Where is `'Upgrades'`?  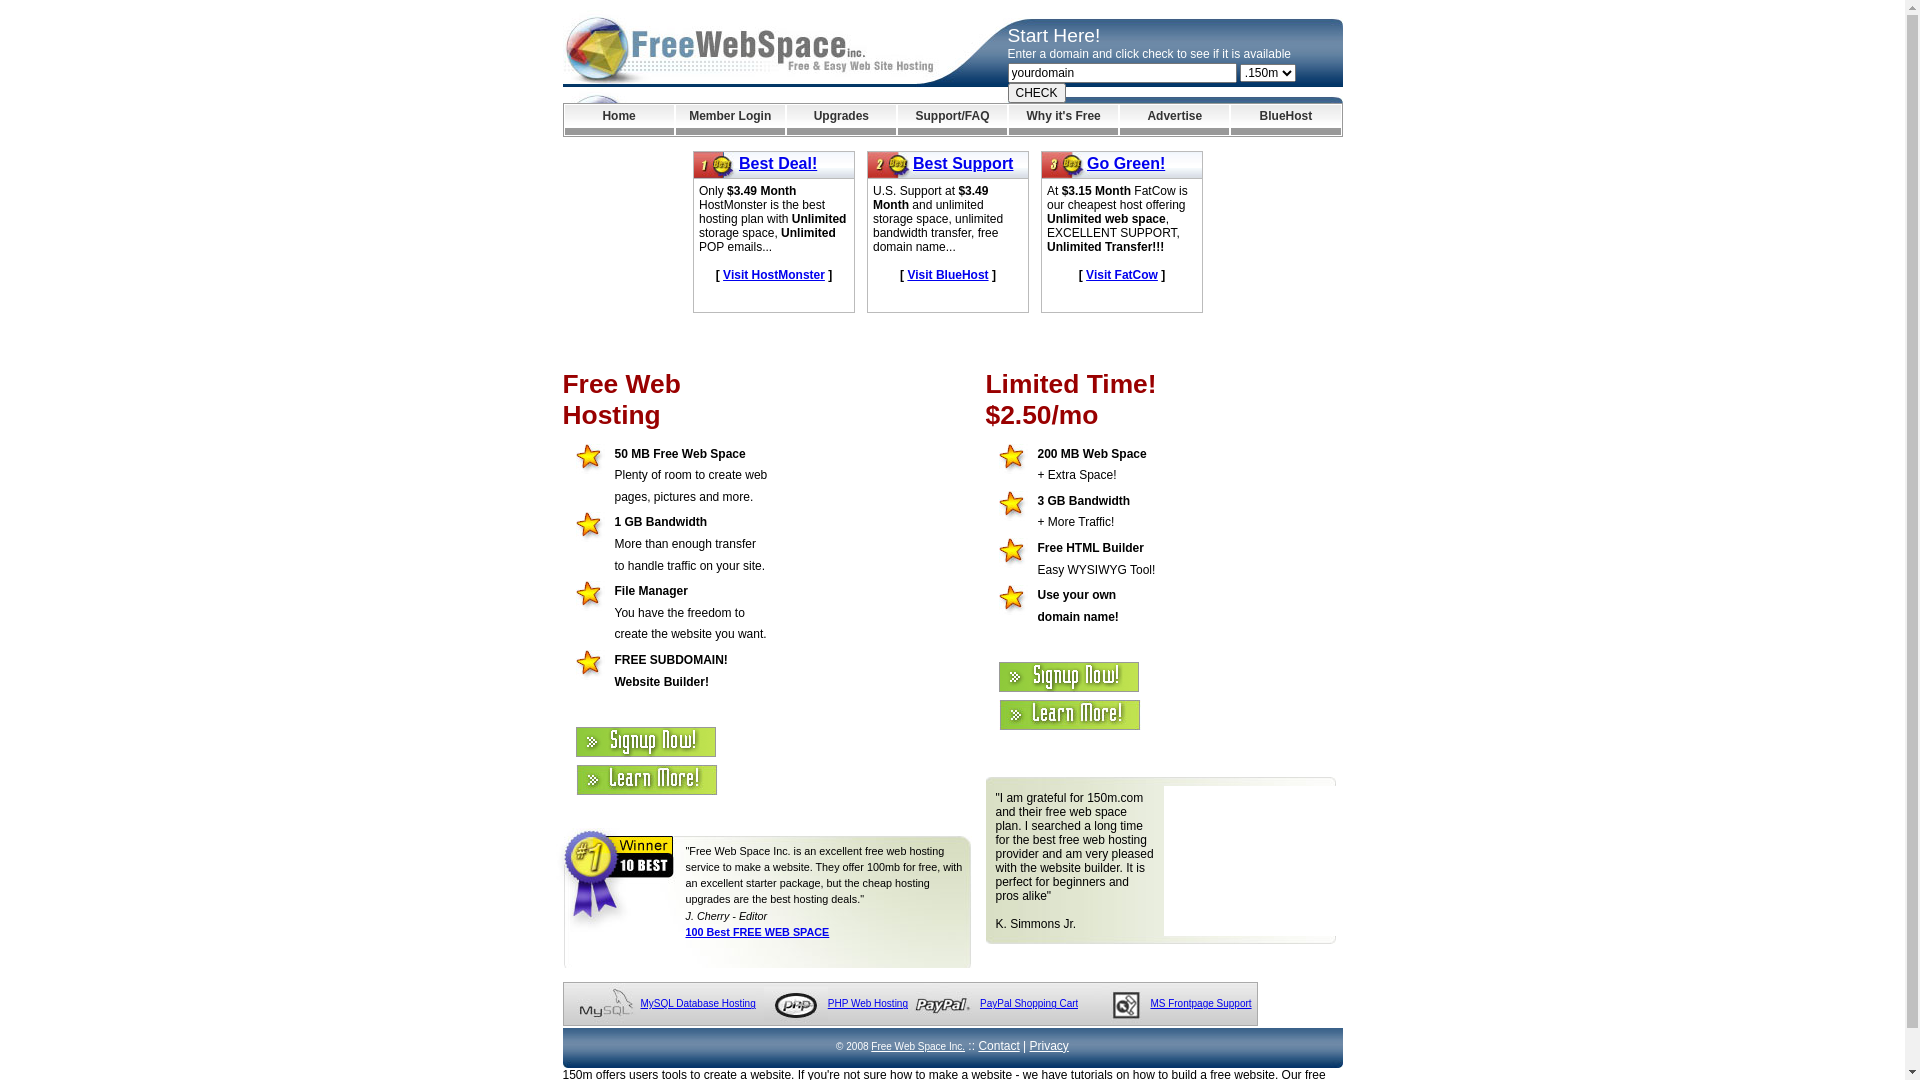
'Upgrades' is located at coordinates (841, 119).